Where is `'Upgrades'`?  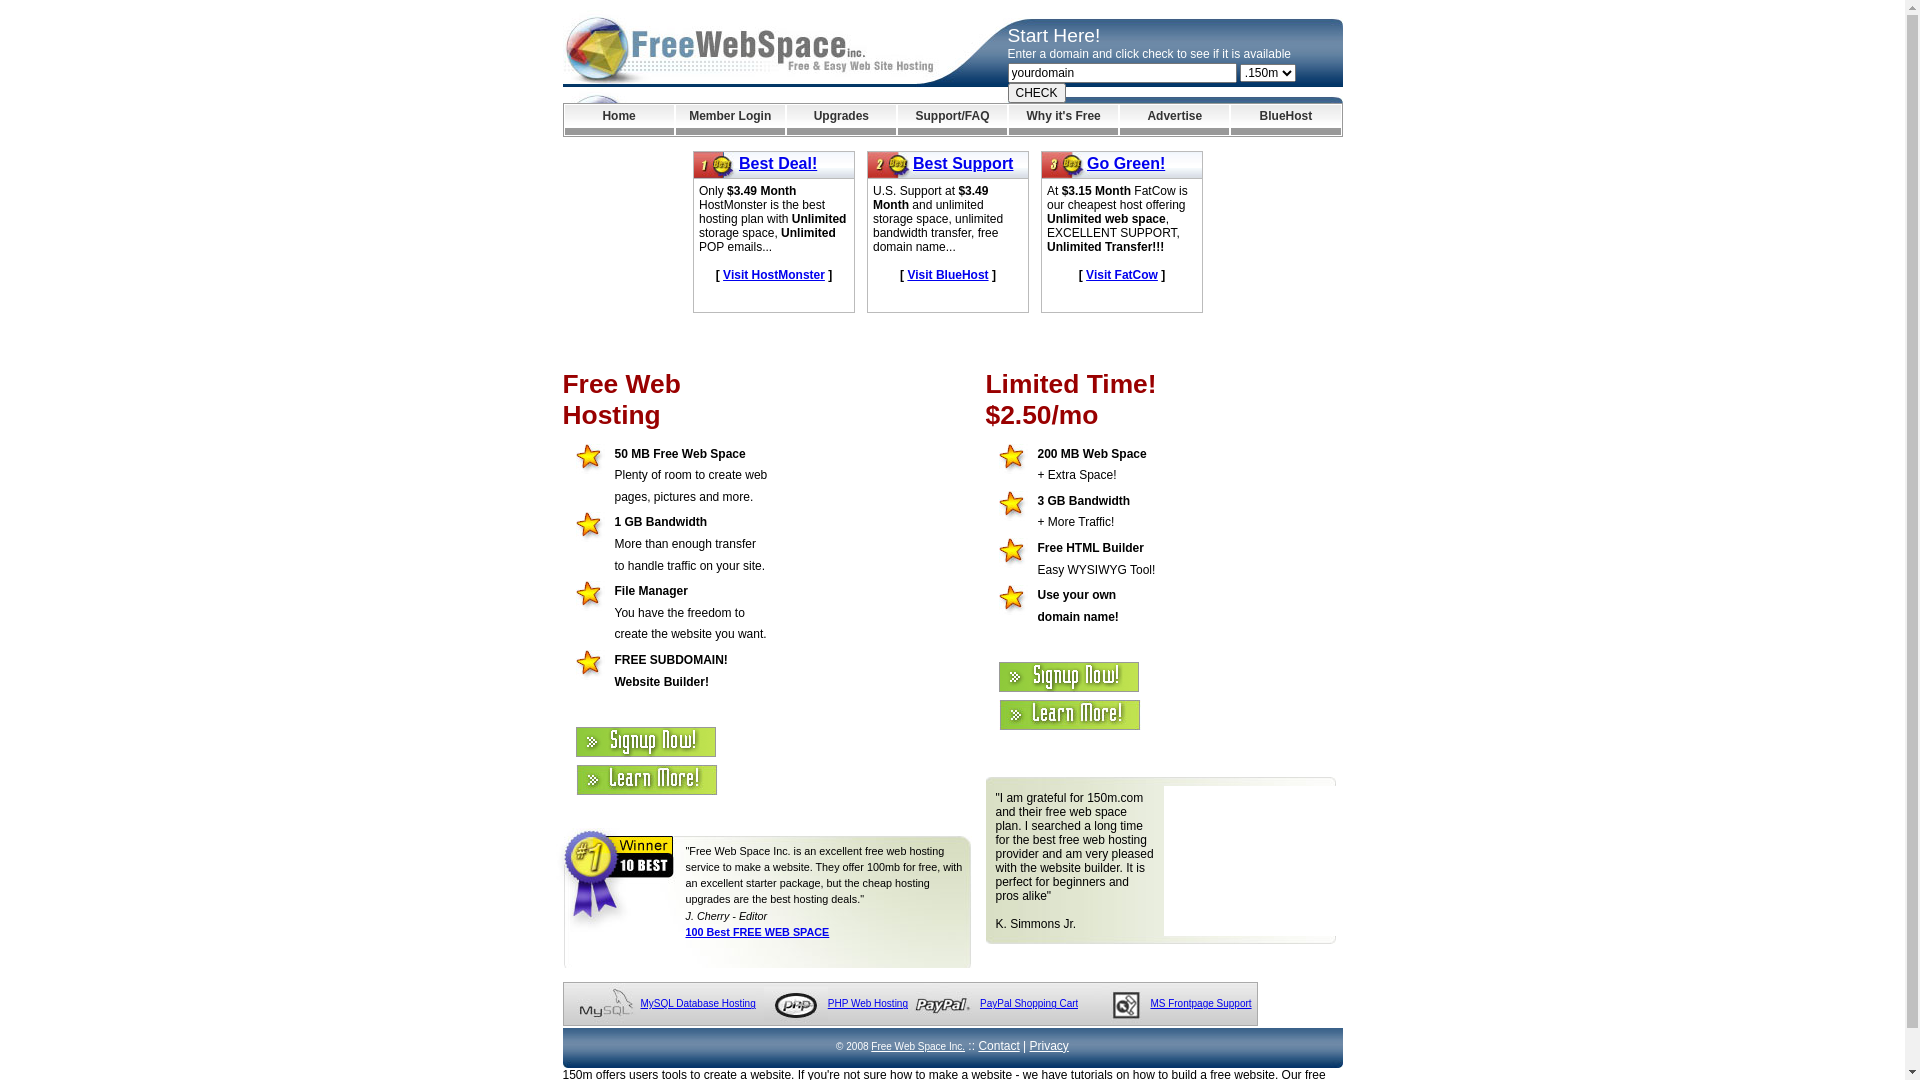
'Upgrades' is located at coordinates (841, 119).